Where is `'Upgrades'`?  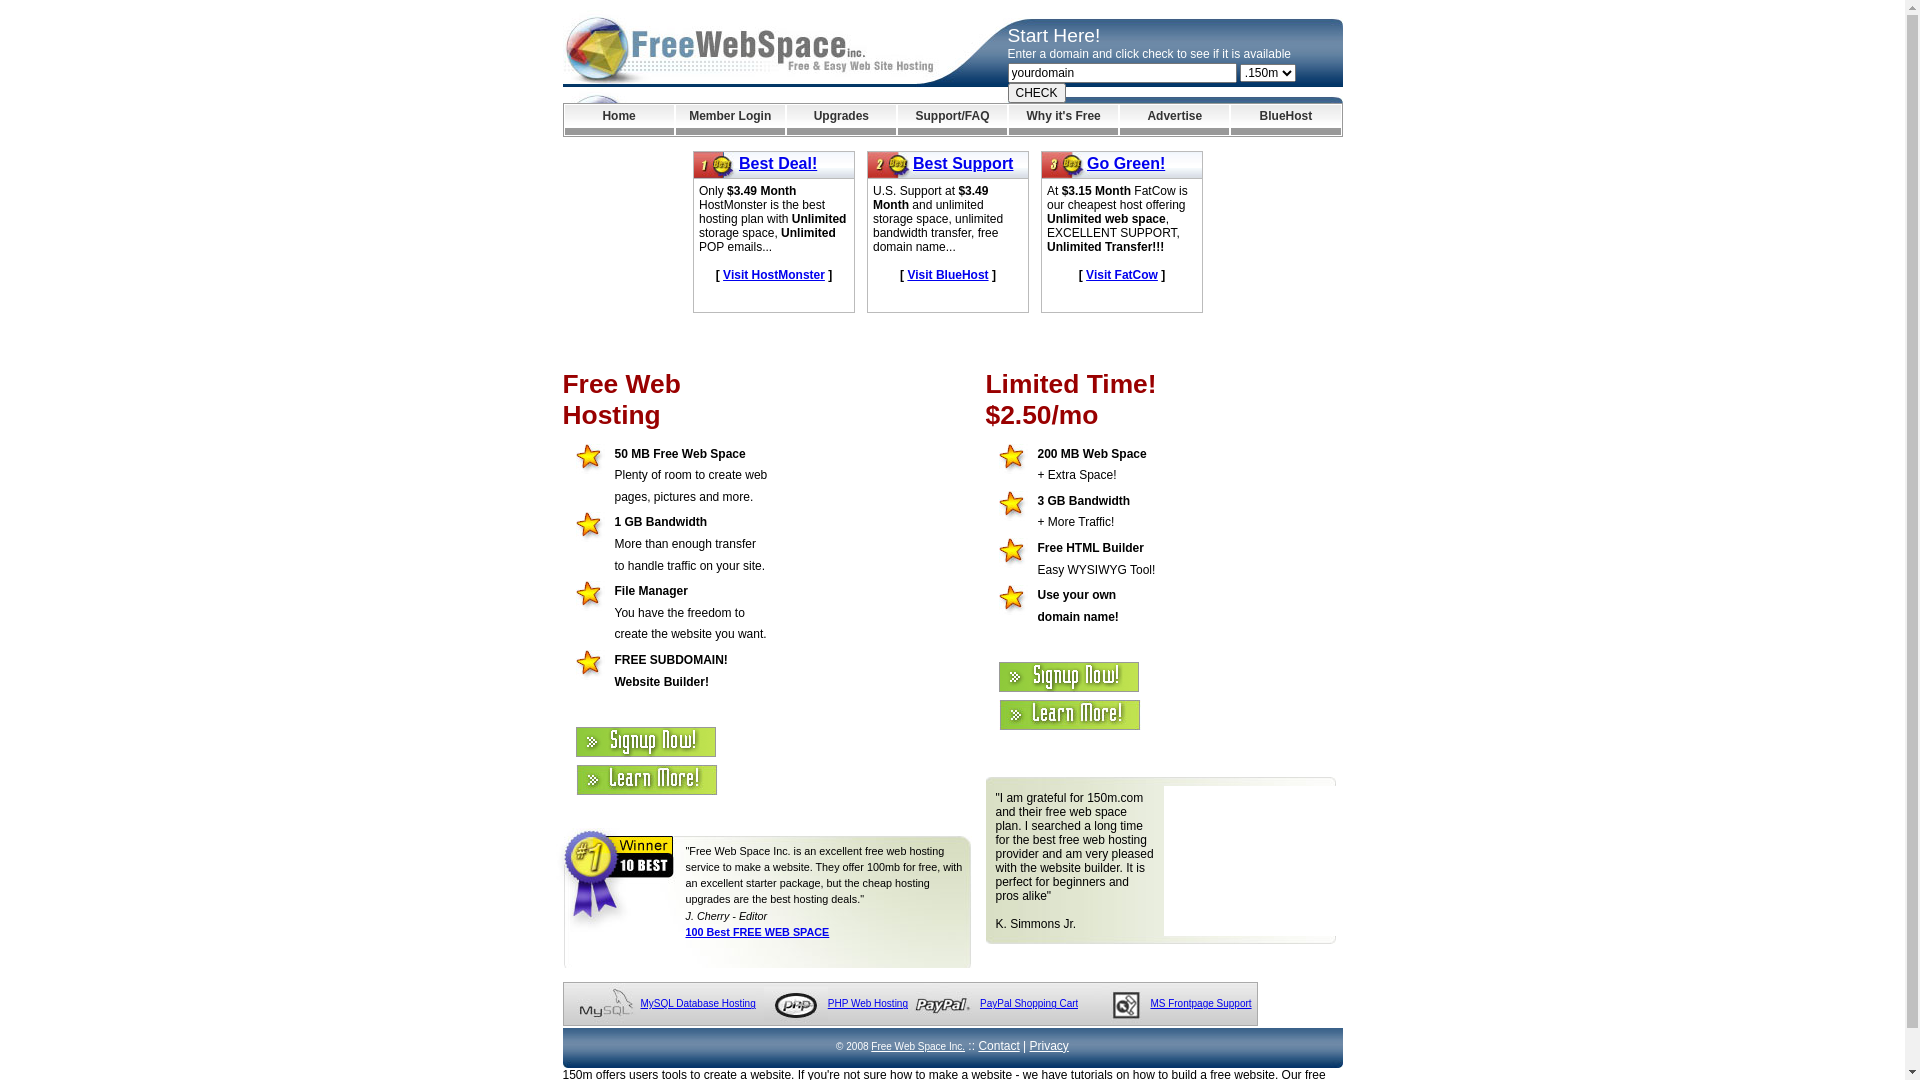
'Upgrades' is located at coordinates (841, 119).